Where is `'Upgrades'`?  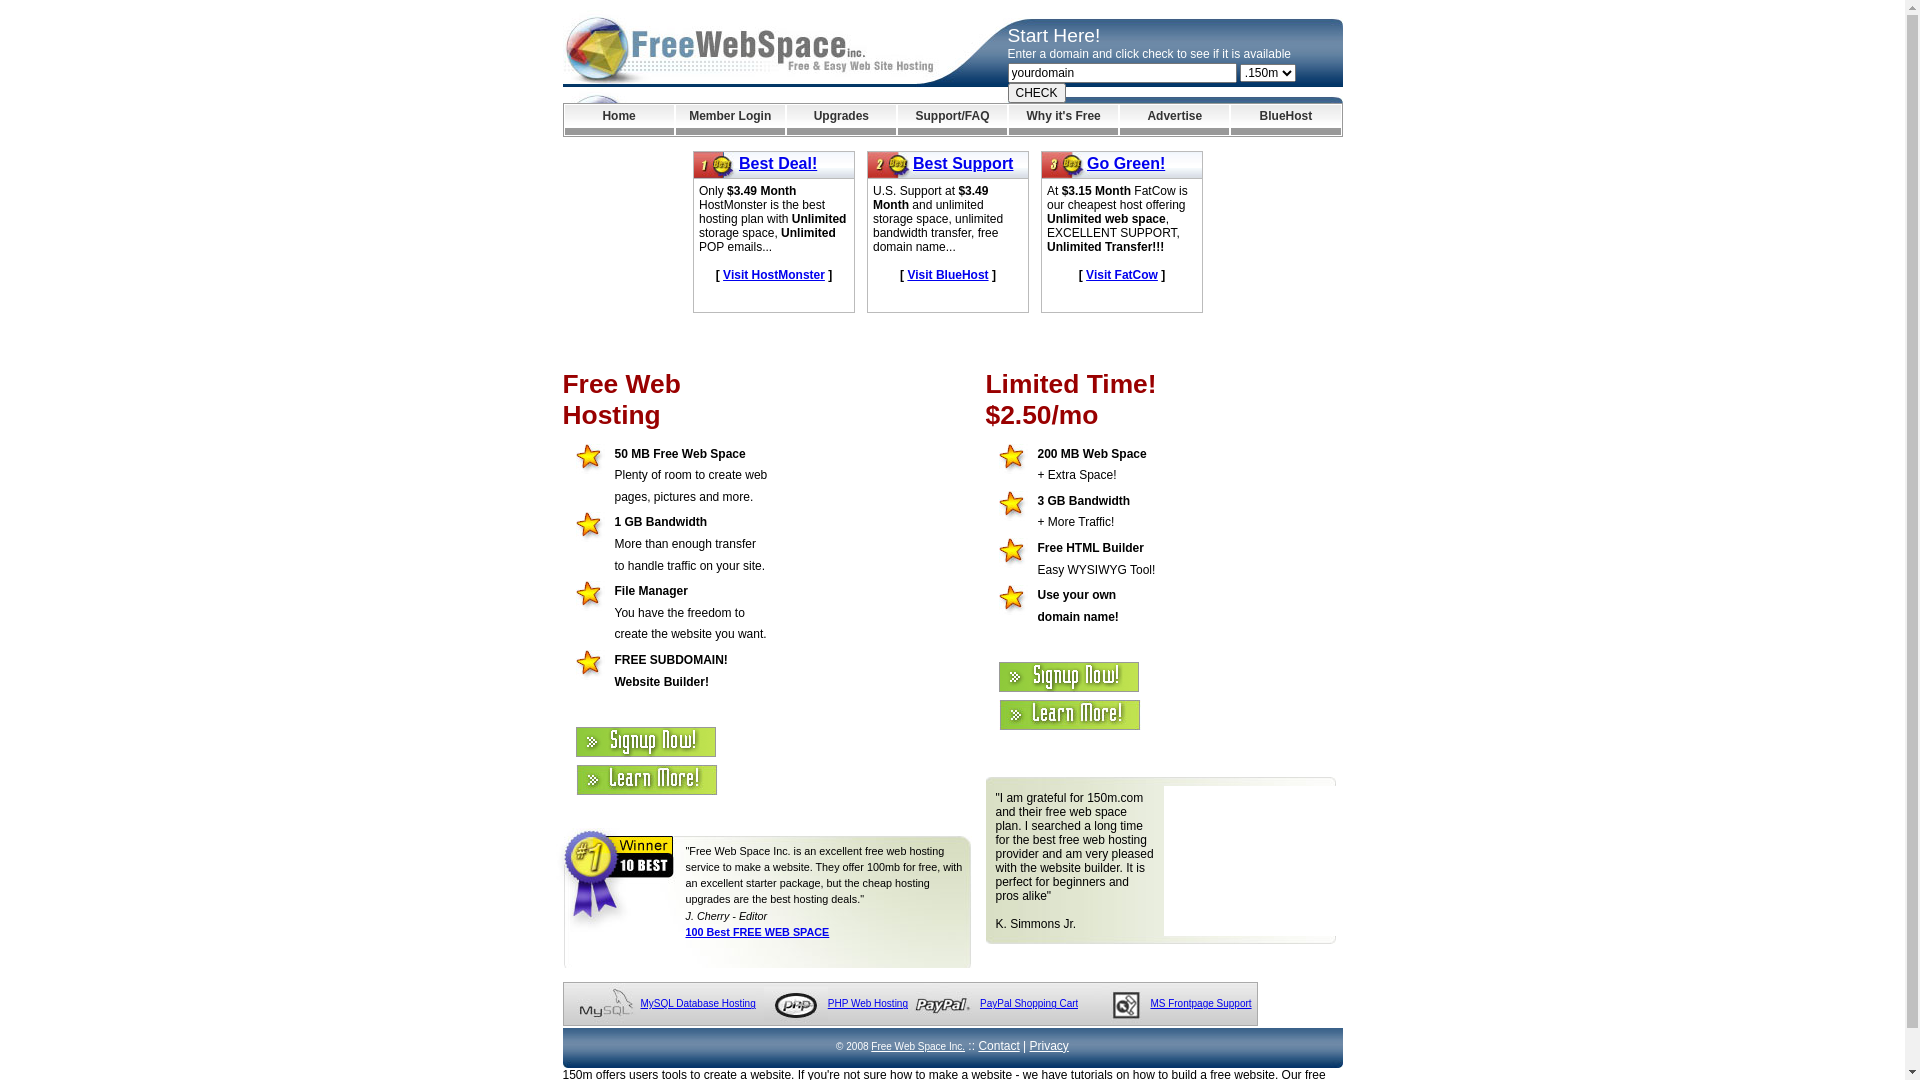
'Upgrades' is located at coordinates (841, 119).